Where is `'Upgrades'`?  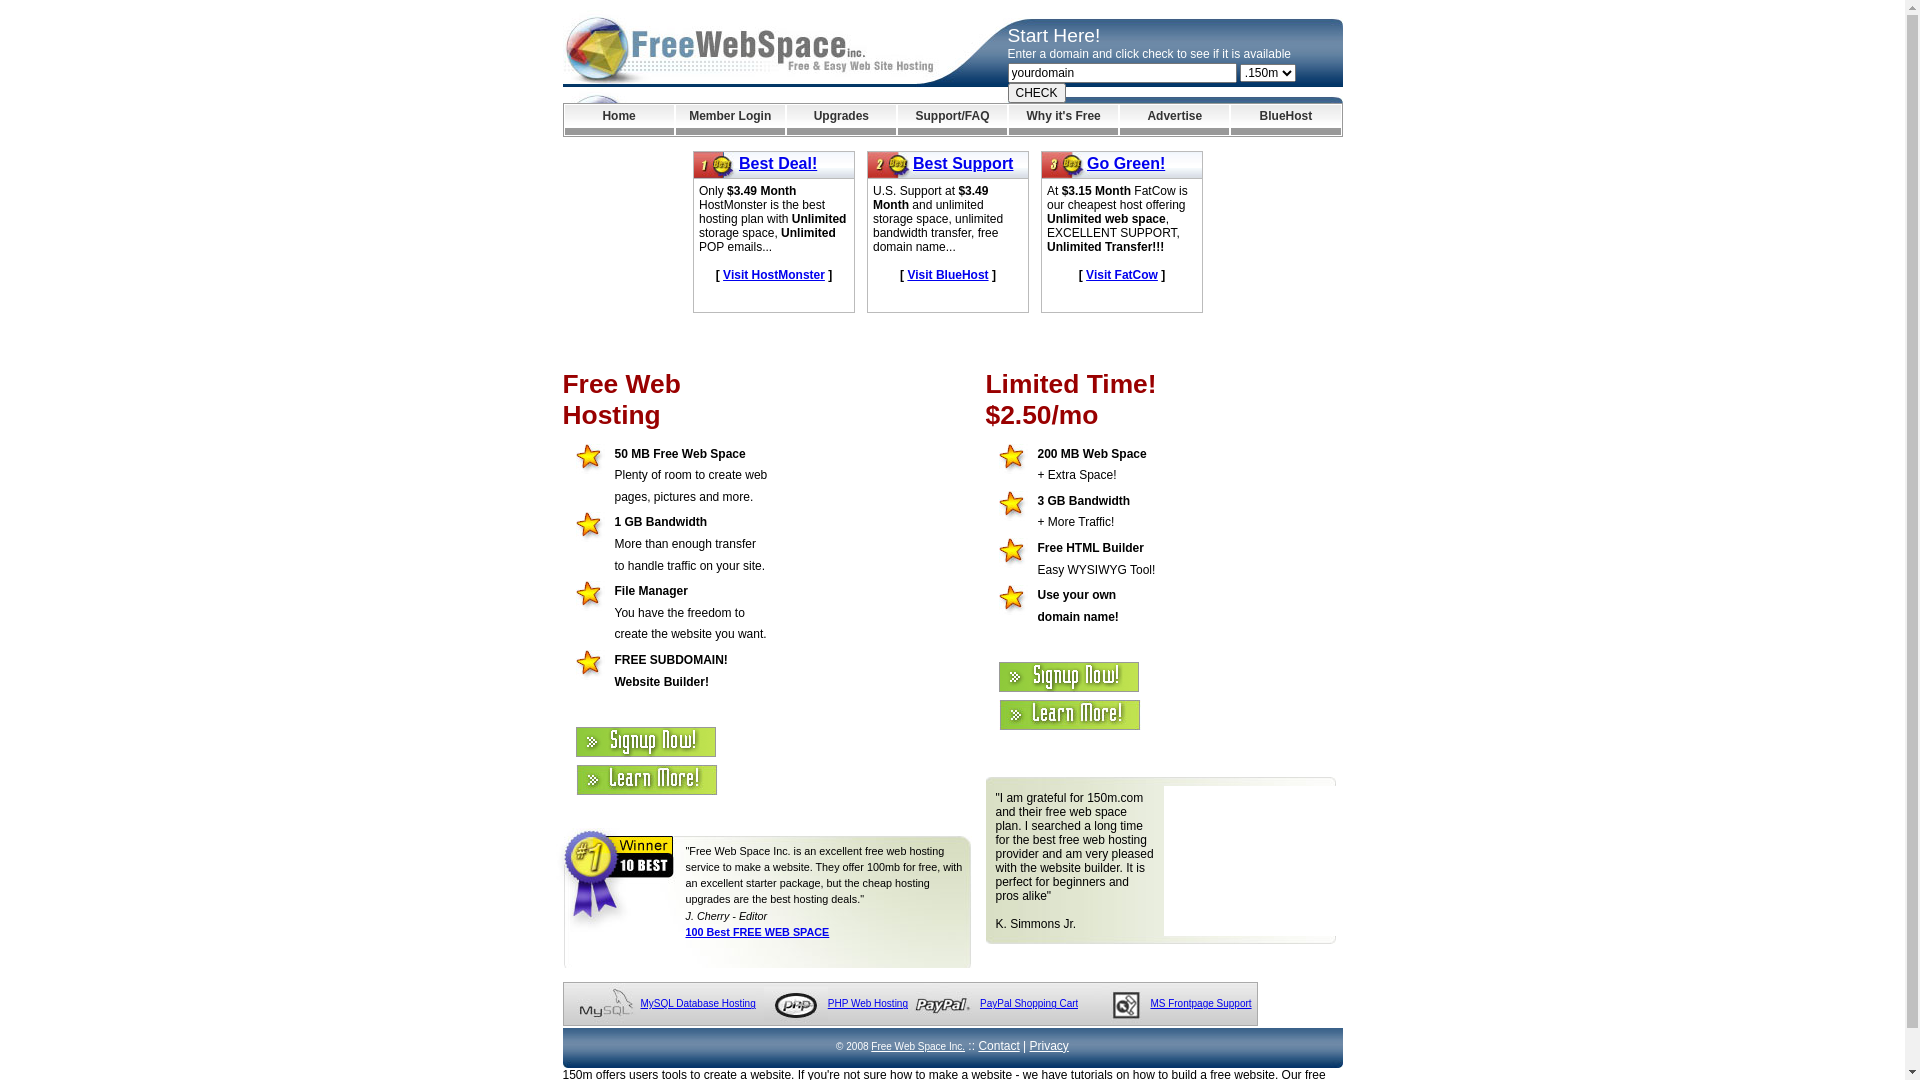
'Upgrades' is located at coordinates (841, 119).